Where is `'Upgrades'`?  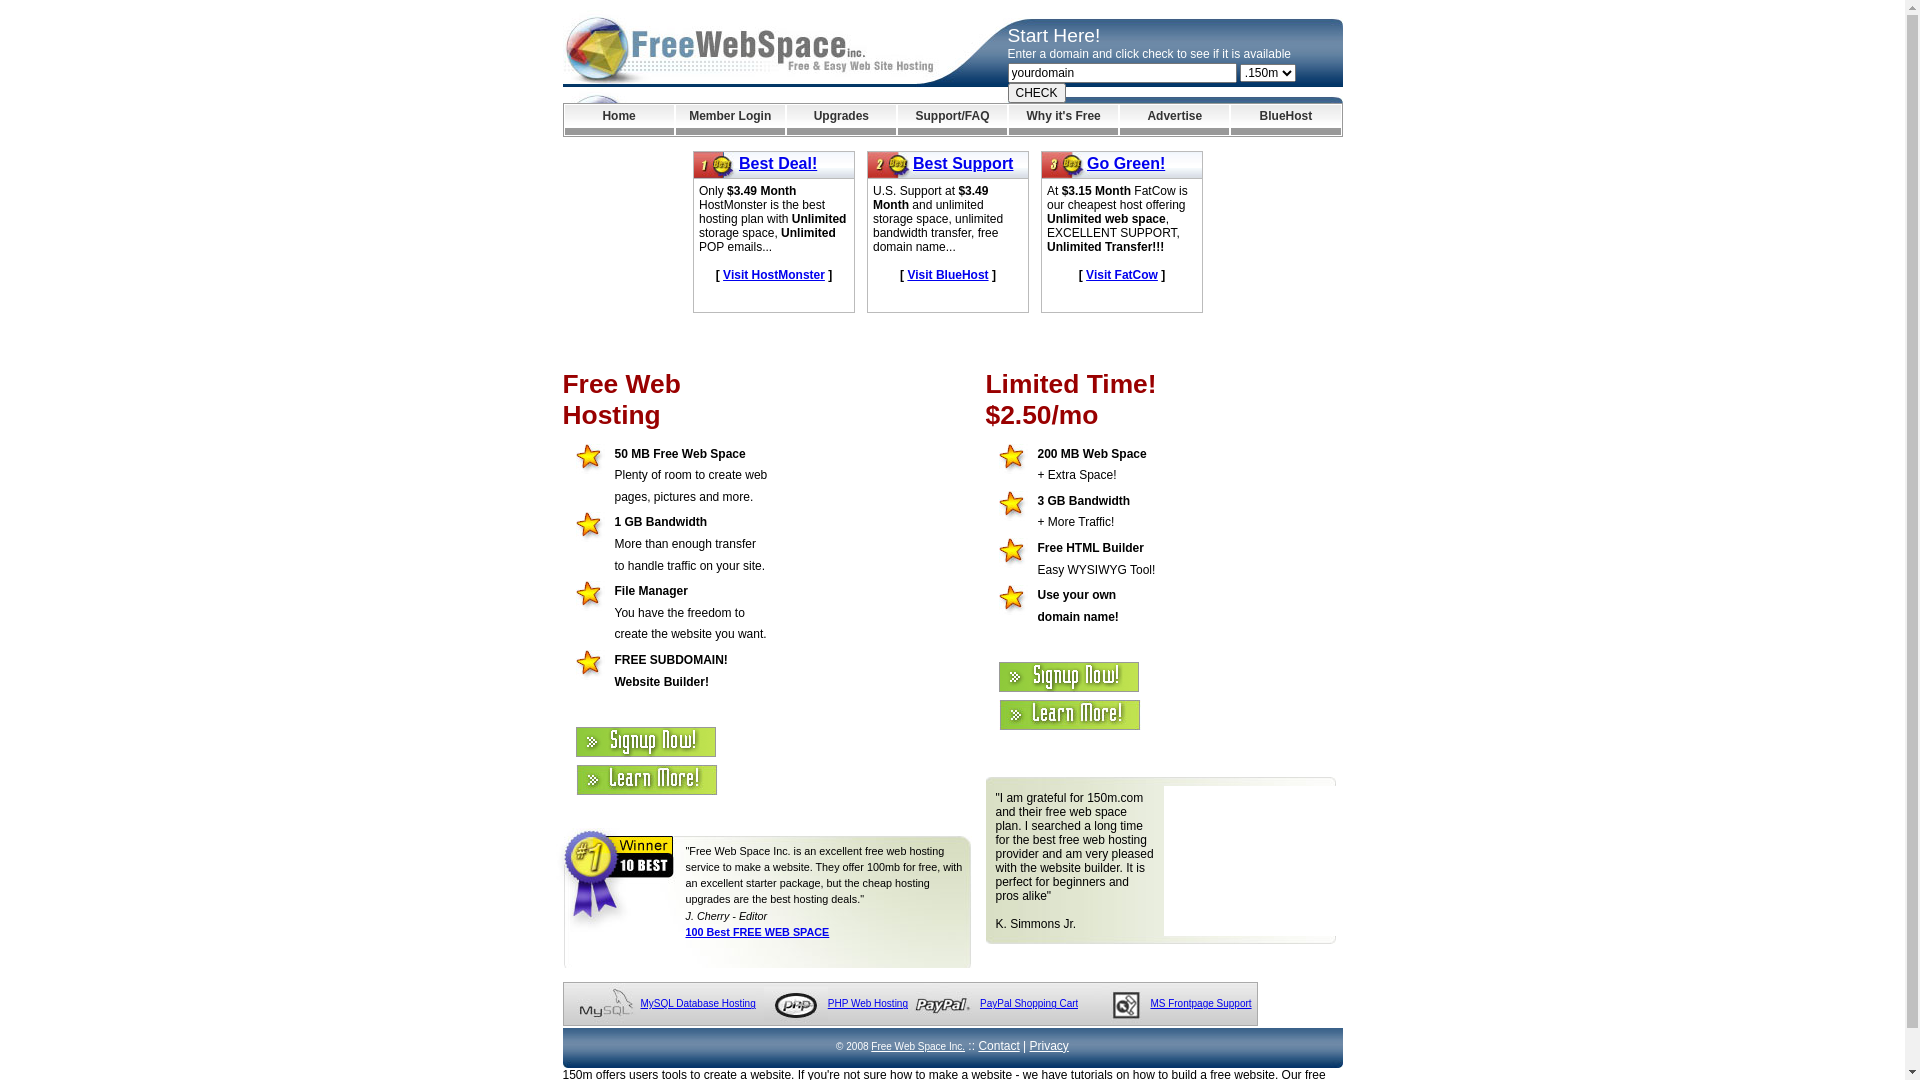
'Upgrades' is located at coordinates (841, 119).